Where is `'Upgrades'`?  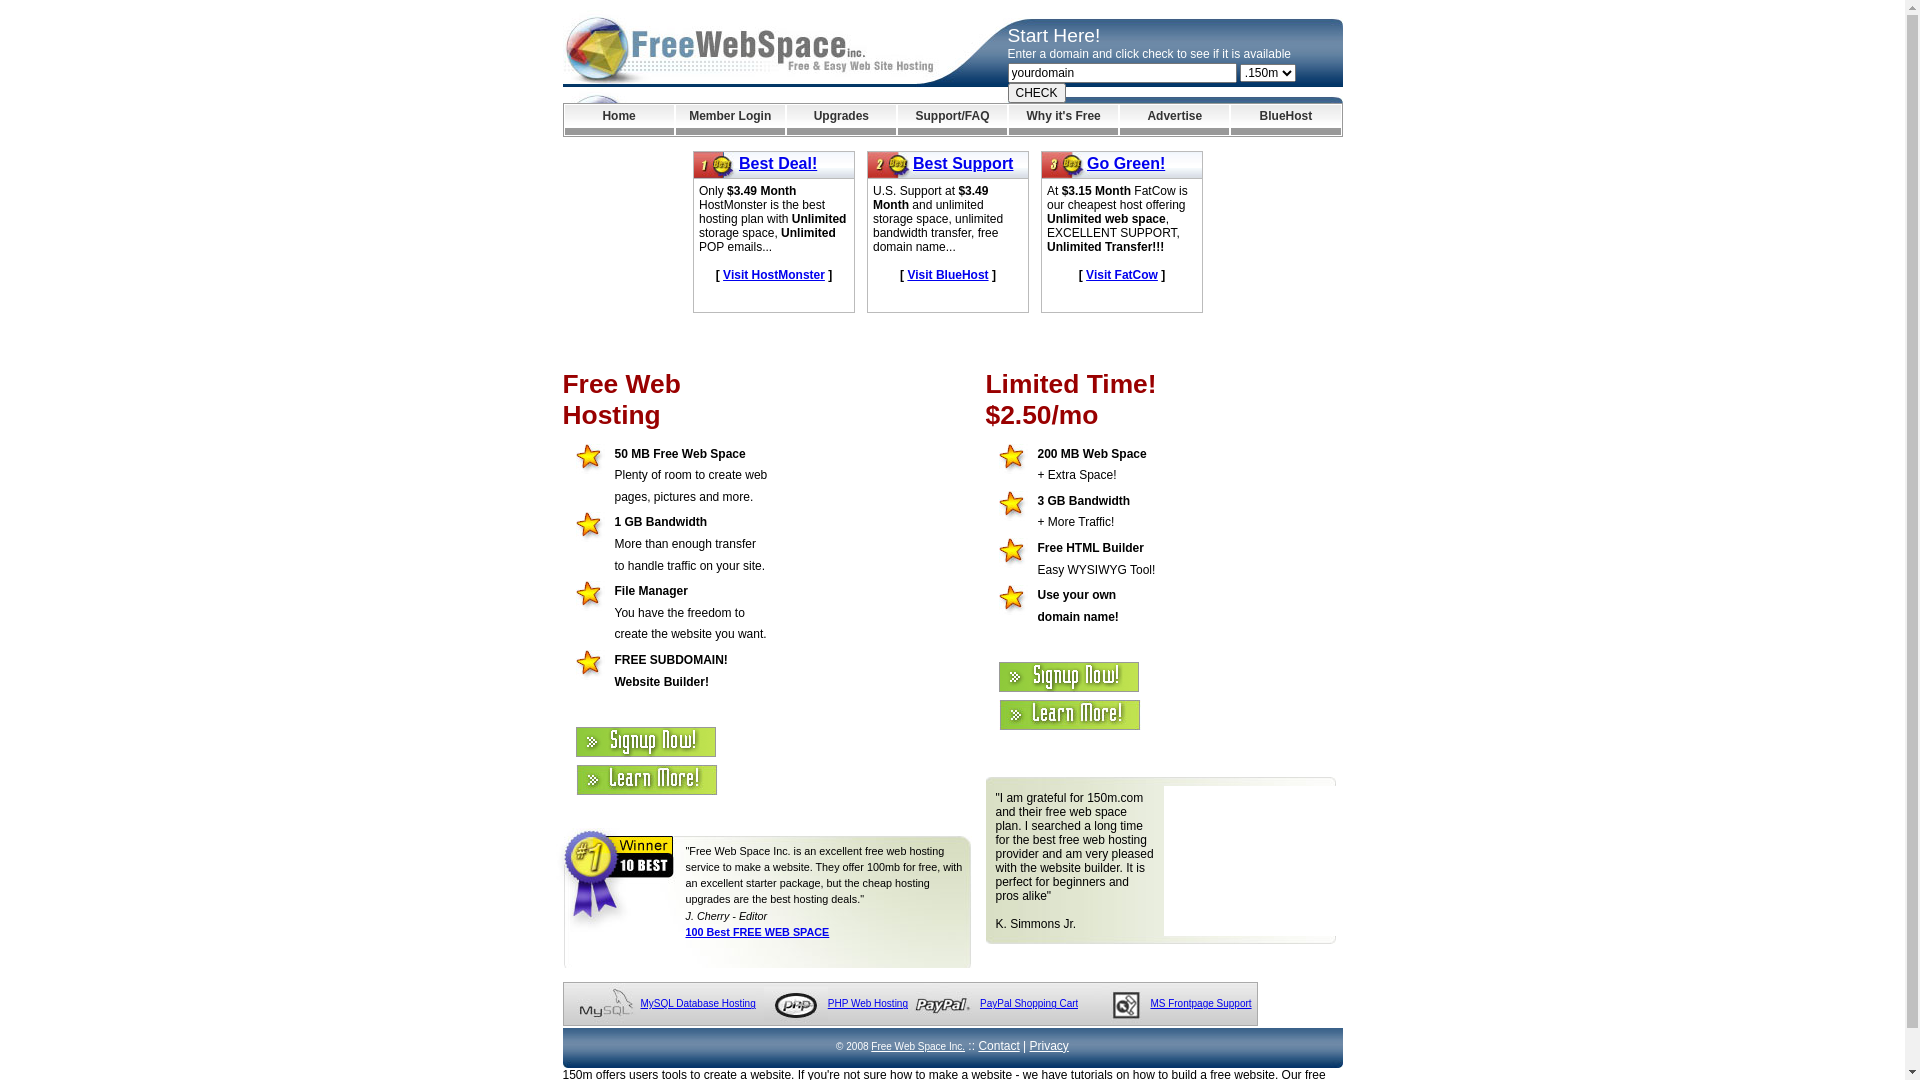
'Upgrades' is located at coordinates (841, 119).